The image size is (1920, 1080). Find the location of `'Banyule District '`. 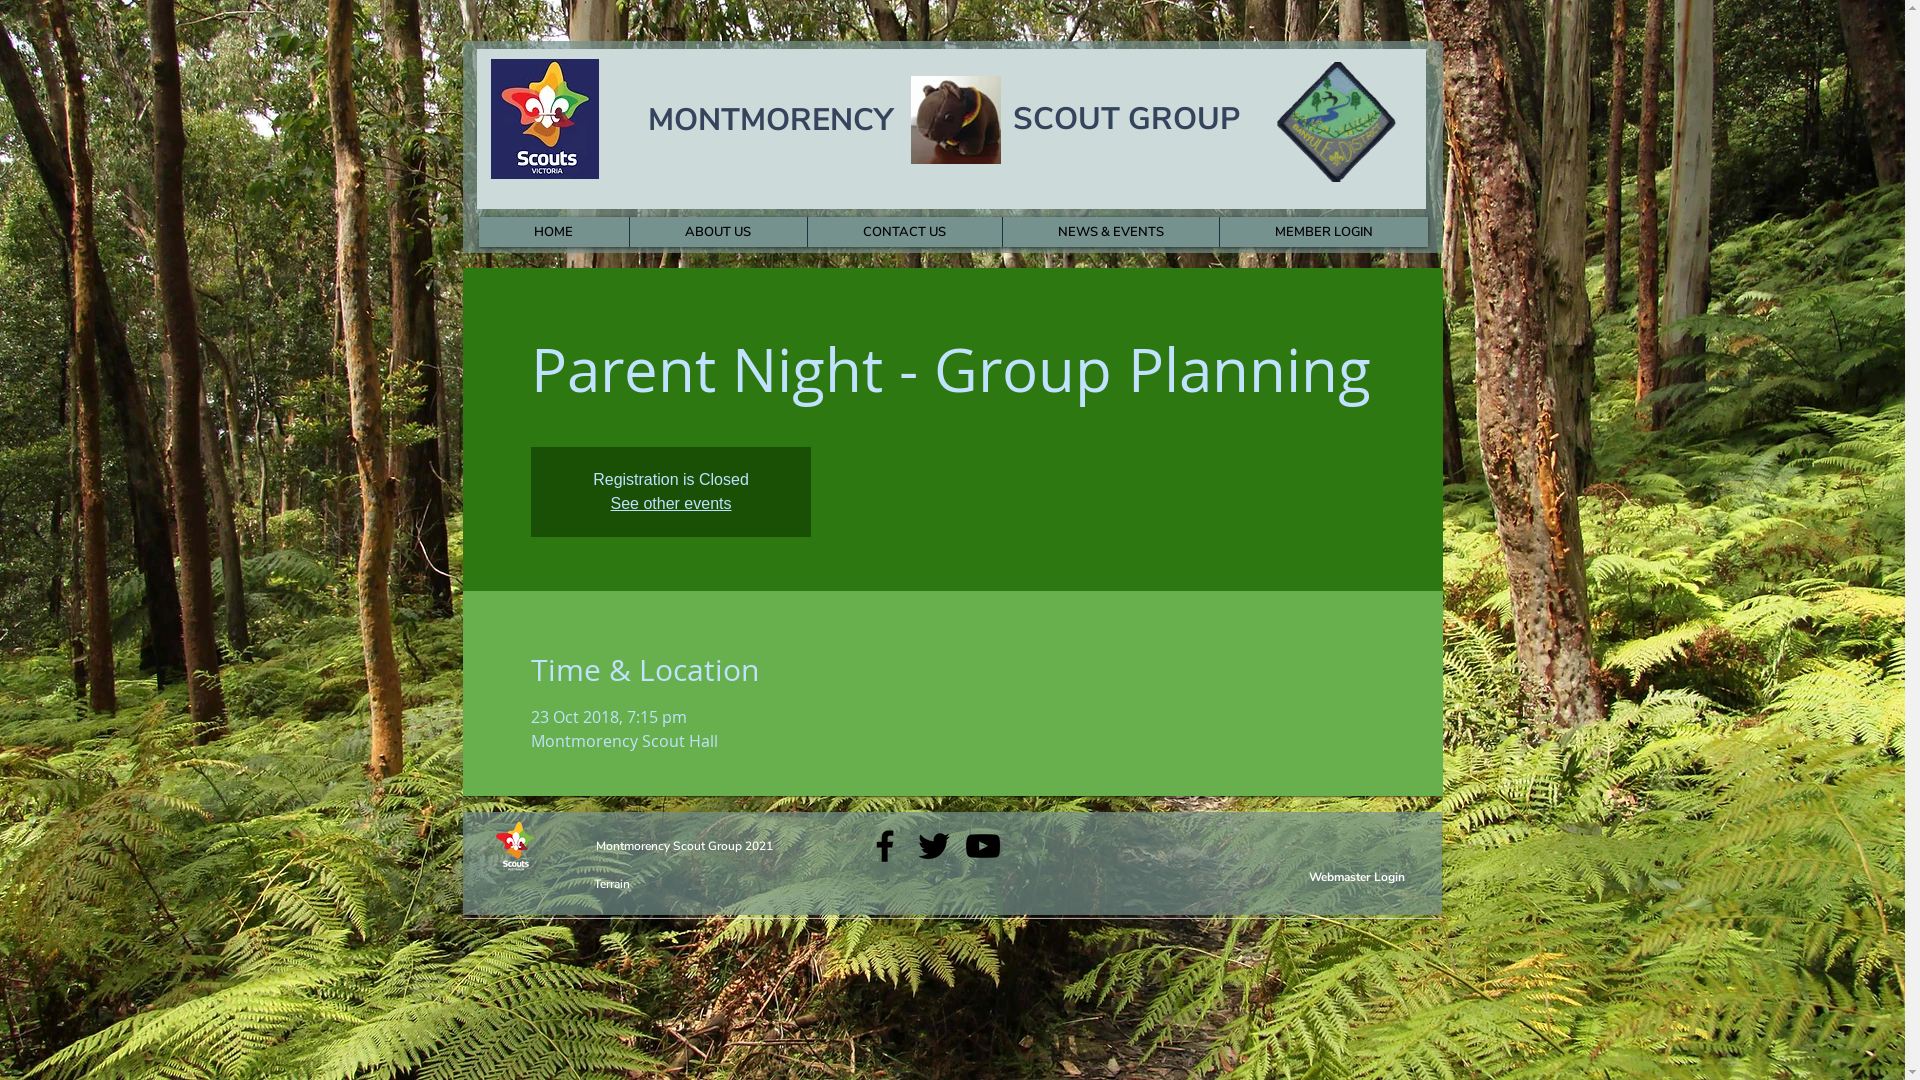

'Banyule District ' is located at coordinates (1335, 122).